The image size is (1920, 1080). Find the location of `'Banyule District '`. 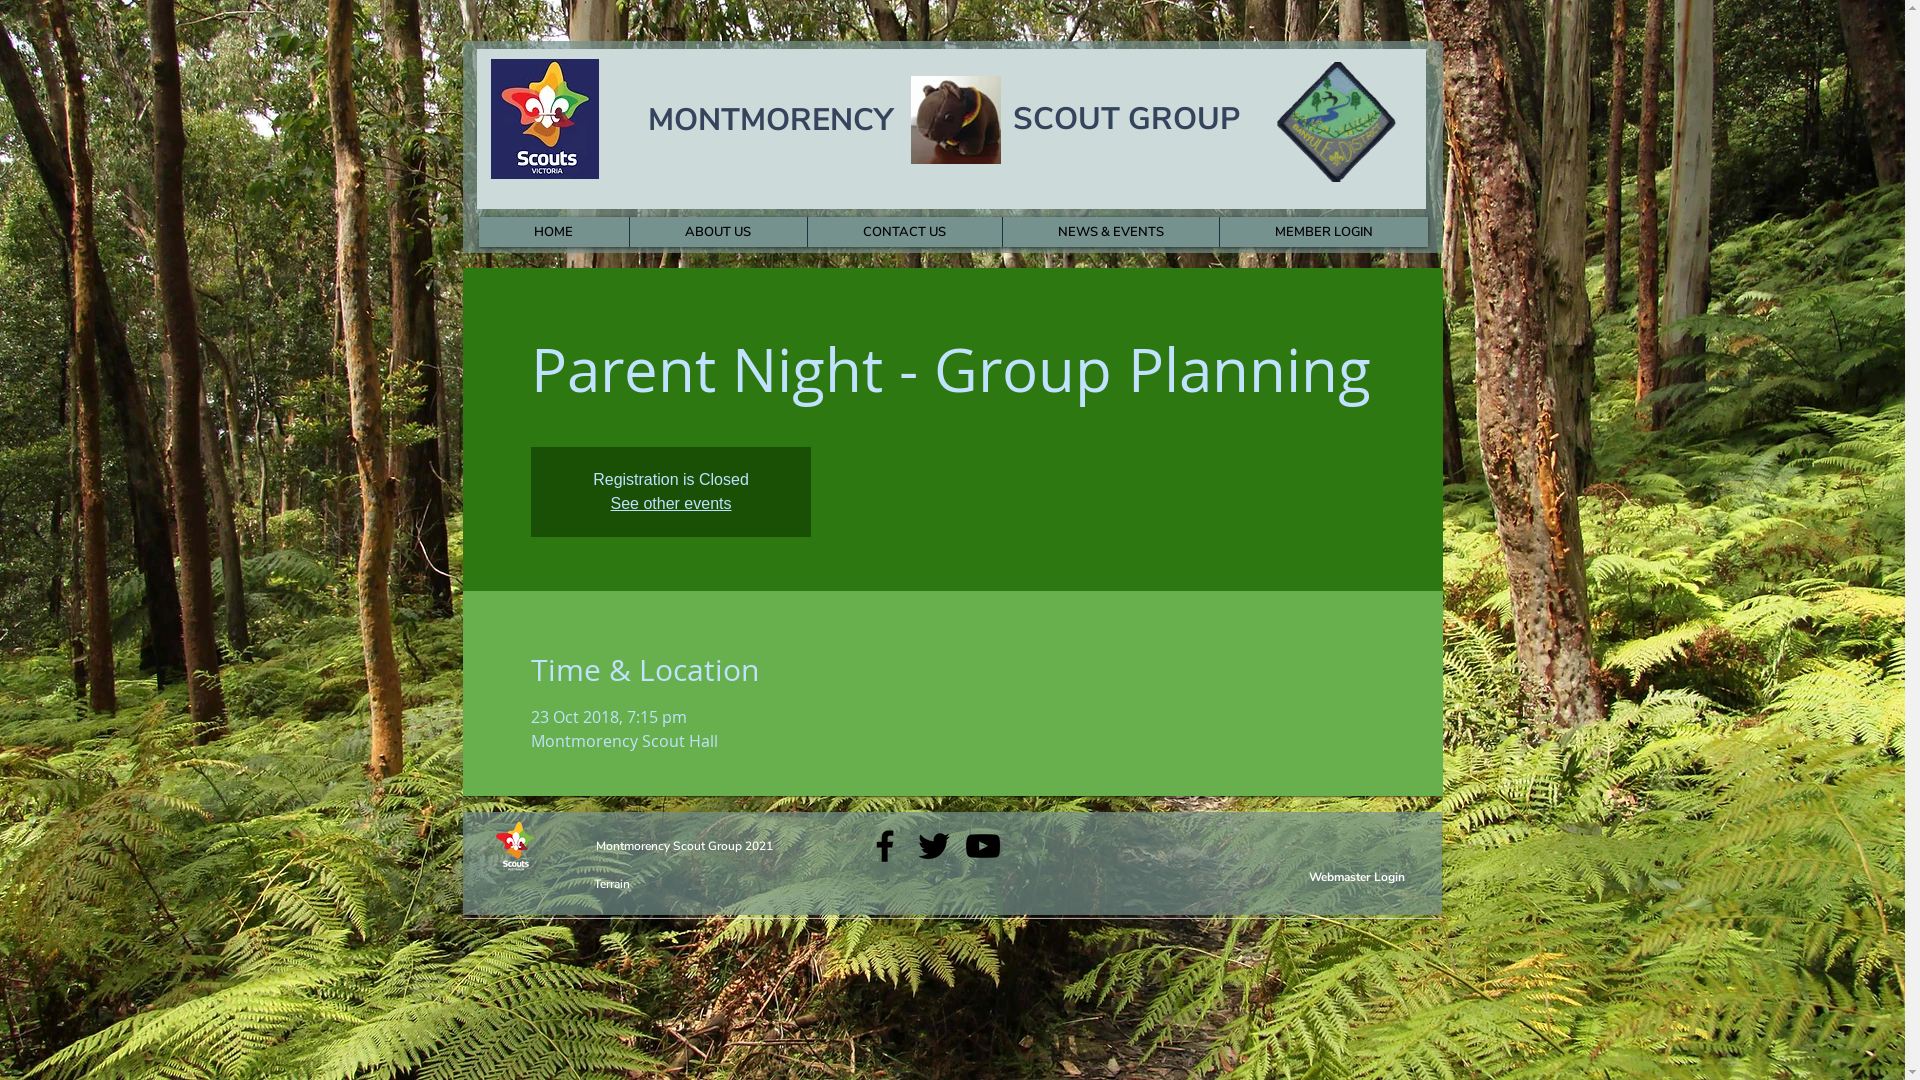

'Banyule District ' is located at coordinates (1335, 122).